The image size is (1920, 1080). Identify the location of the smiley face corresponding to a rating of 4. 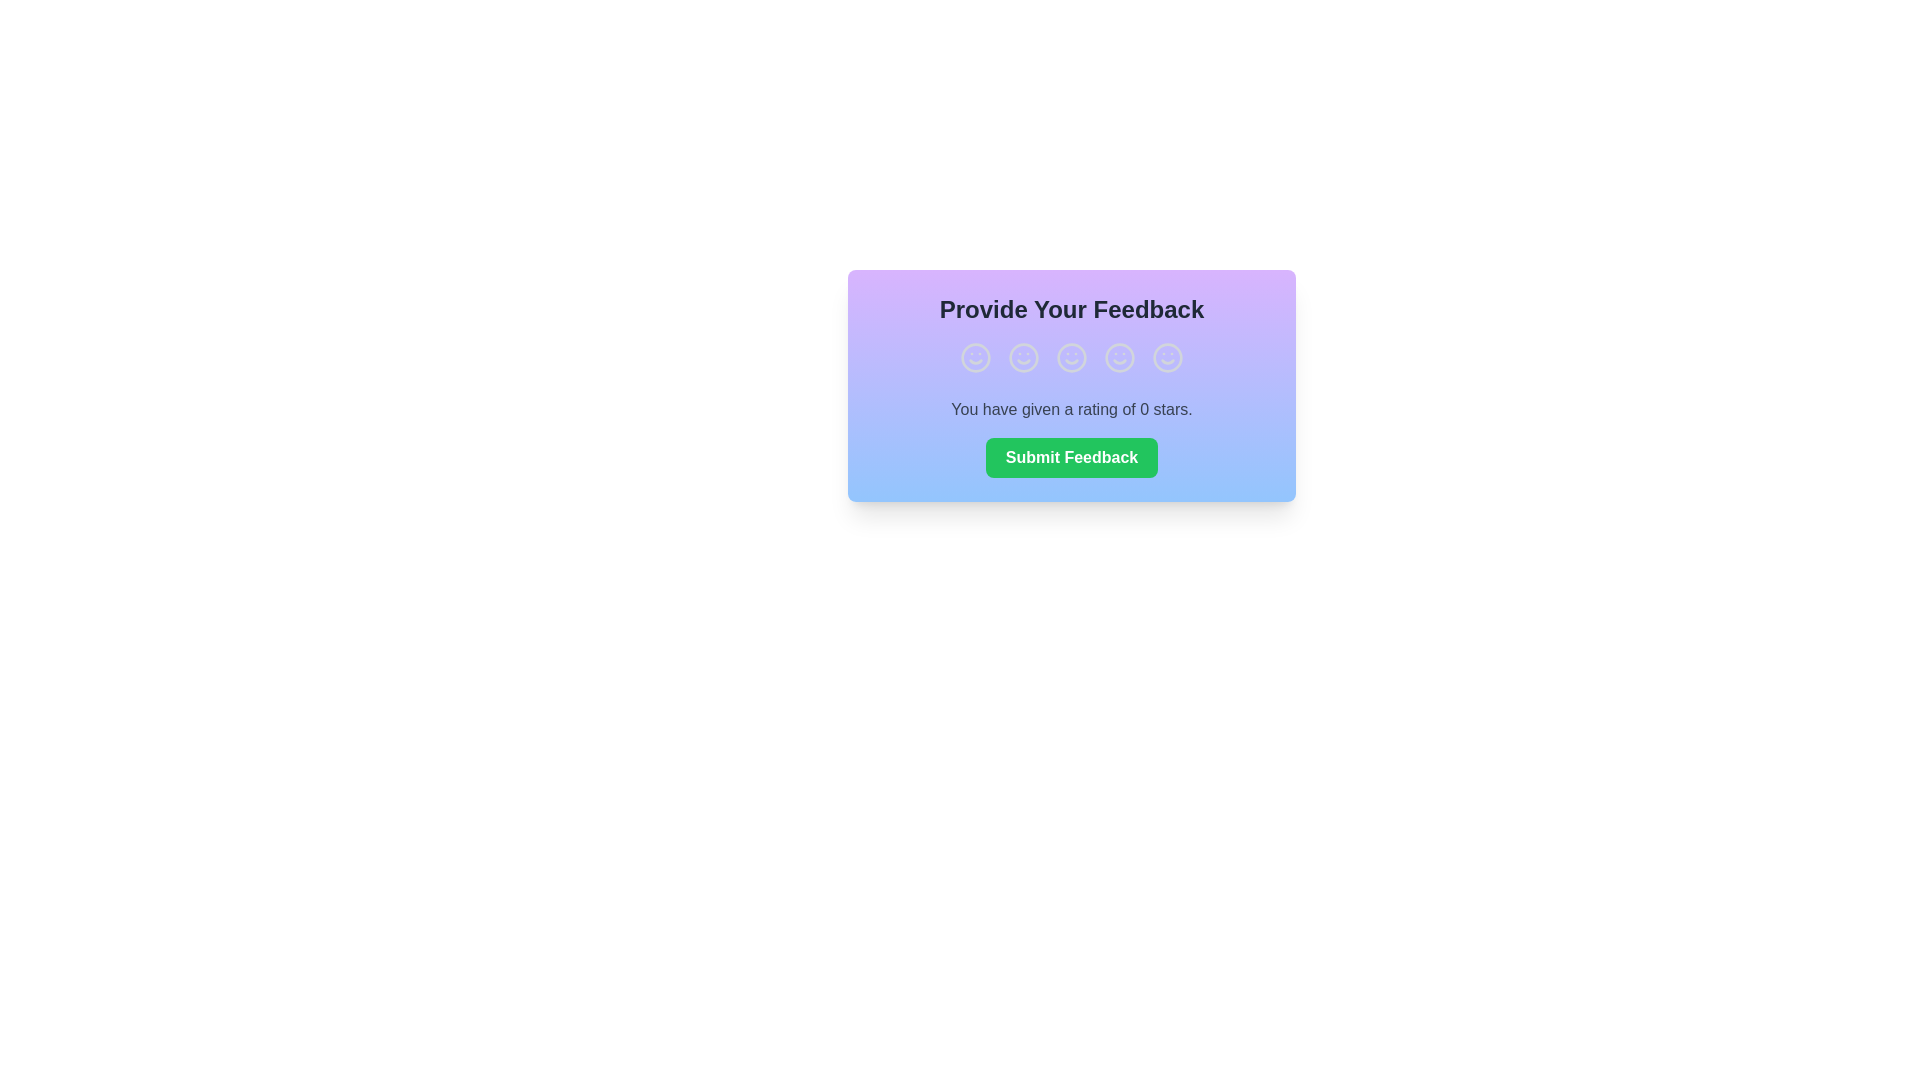
(1118, 357).